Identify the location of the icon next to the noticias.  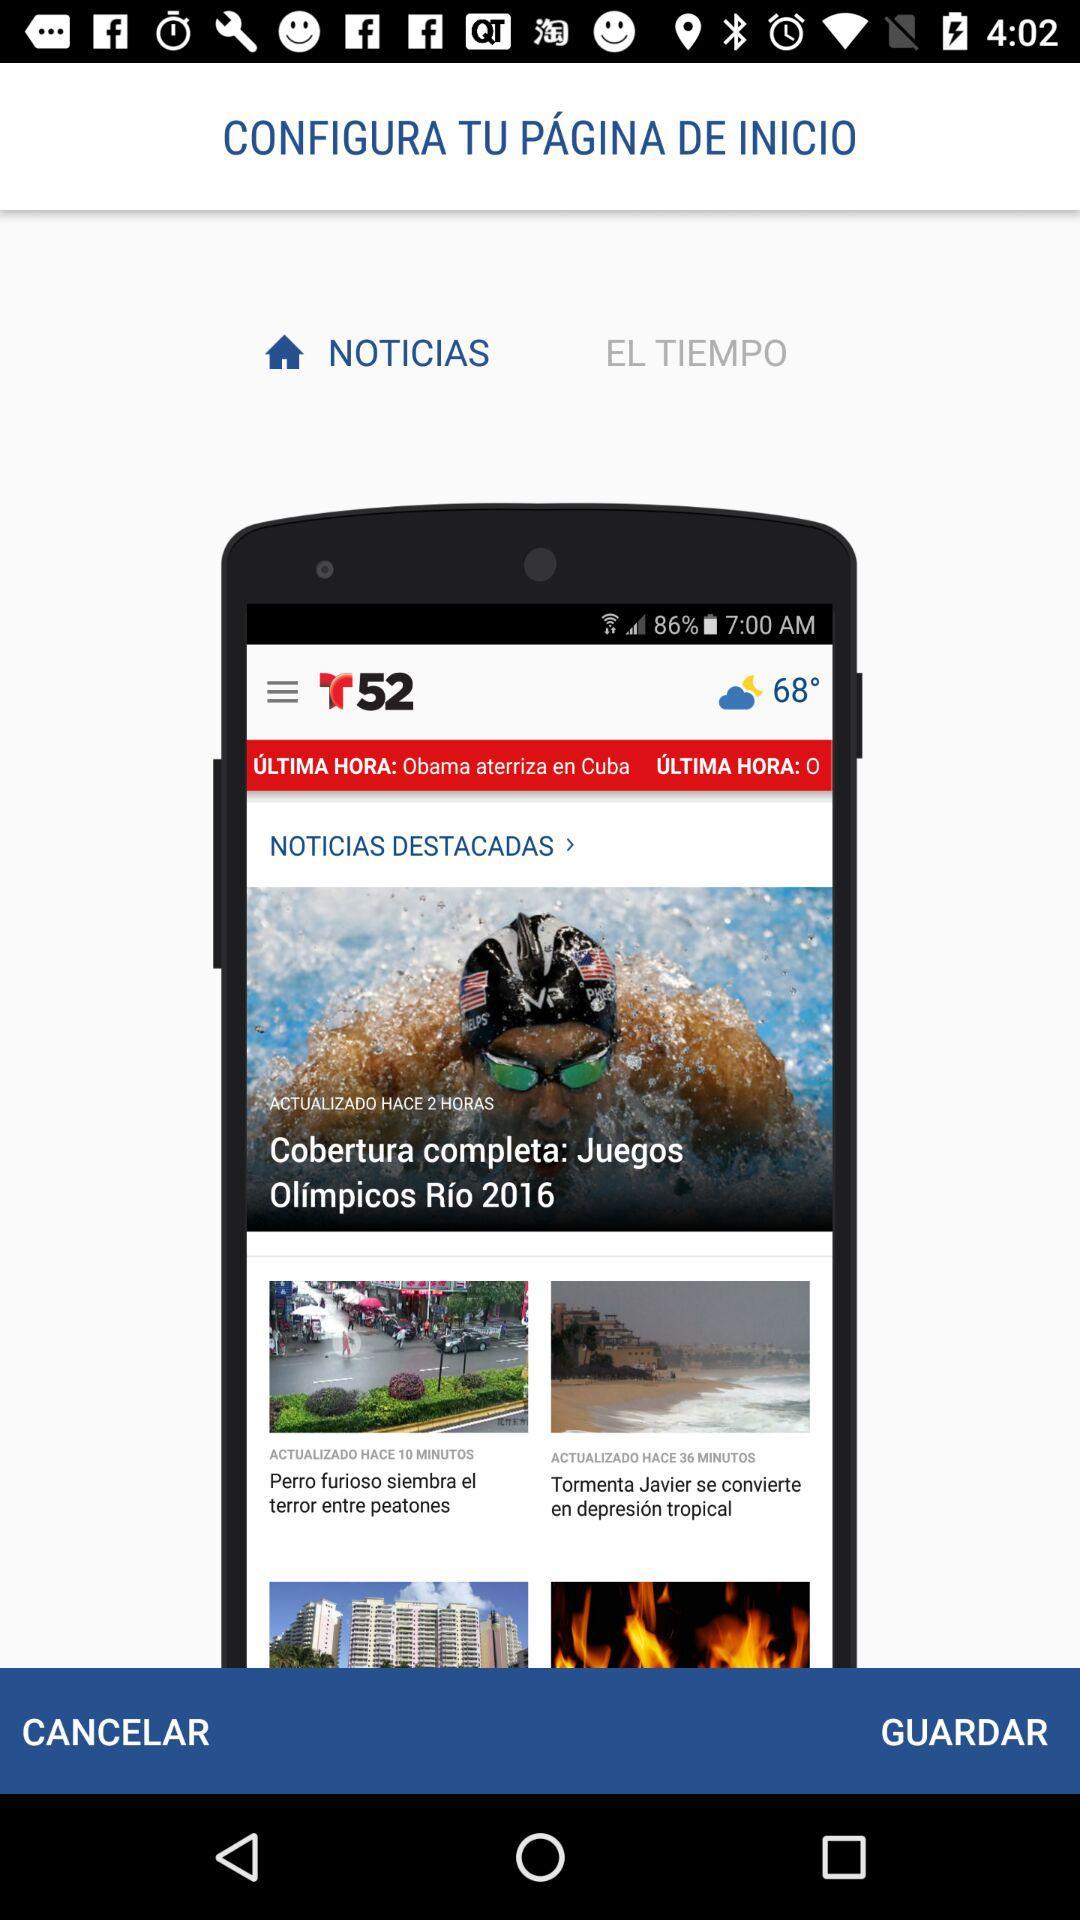
(690, 351).